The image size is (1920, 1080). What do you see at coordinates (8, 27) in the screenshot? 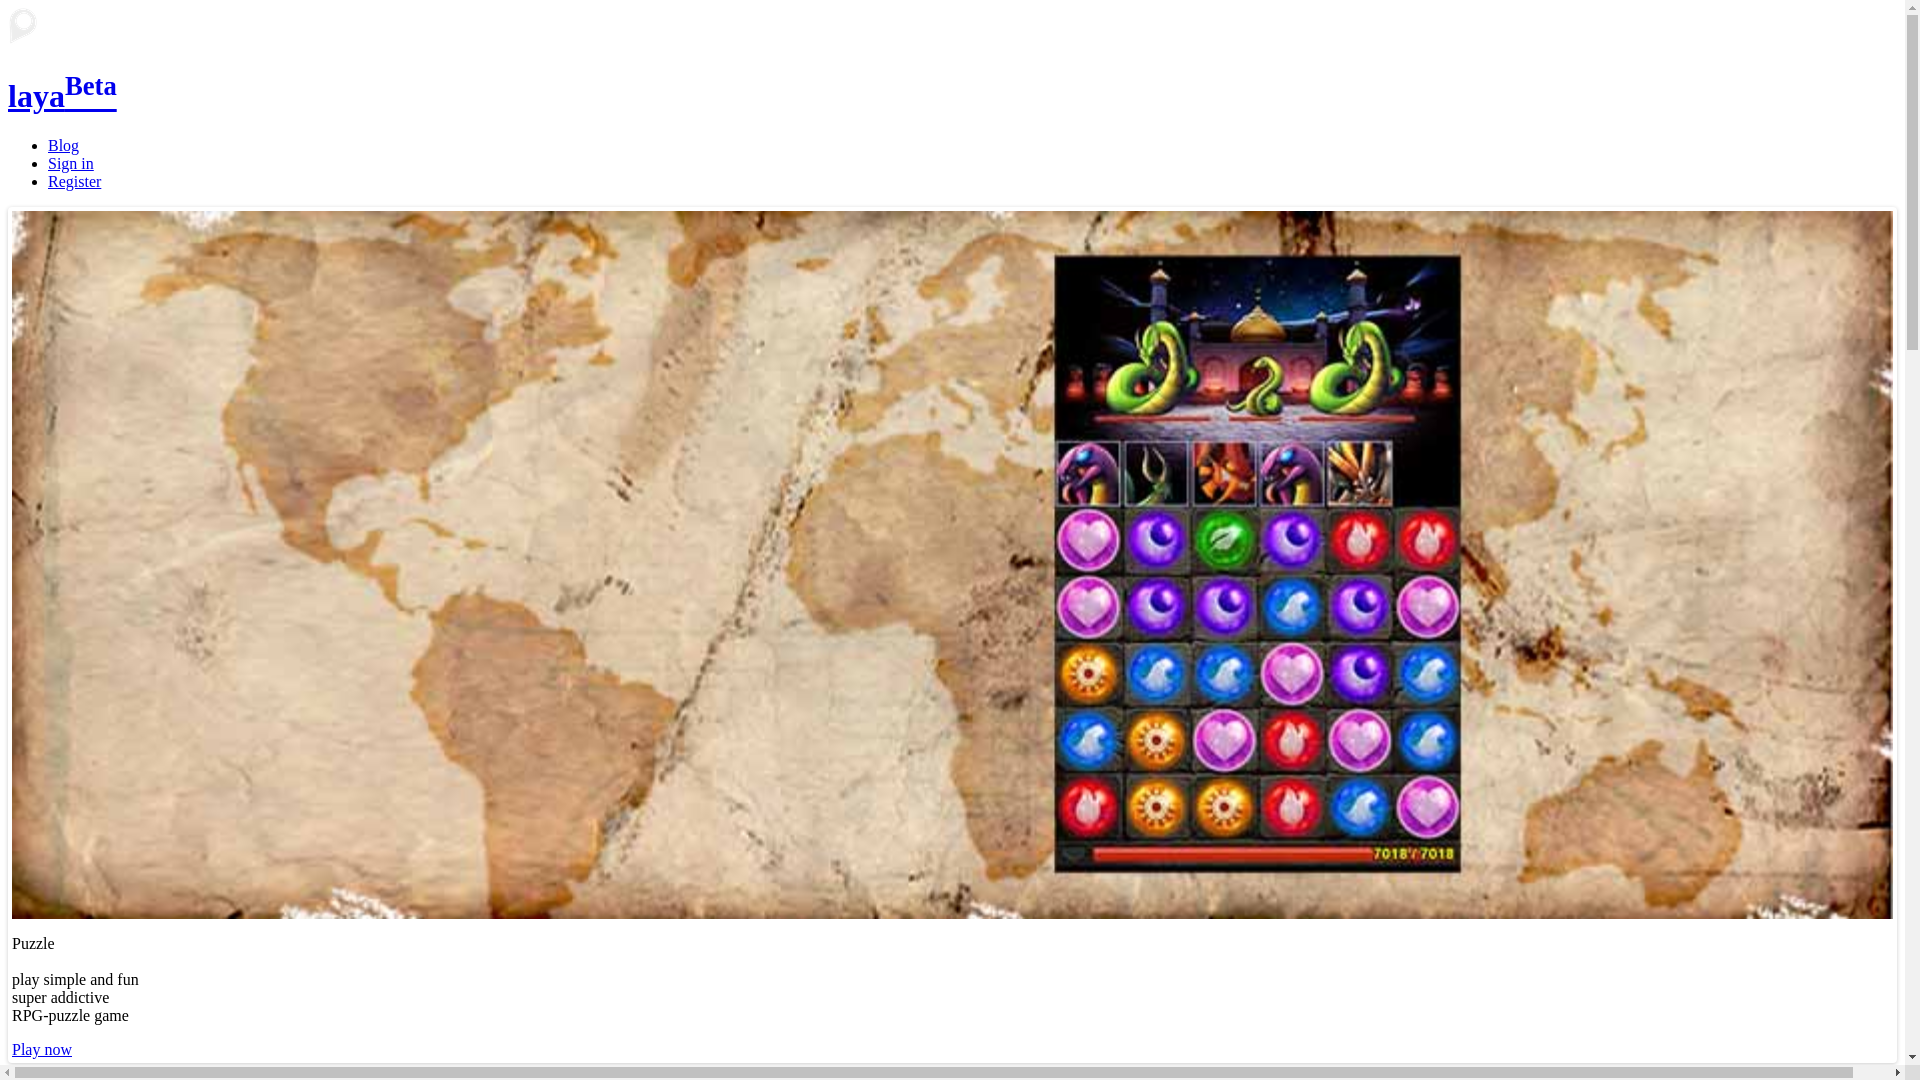
I see `'Playa Home'` at bounding box center [8, 27].